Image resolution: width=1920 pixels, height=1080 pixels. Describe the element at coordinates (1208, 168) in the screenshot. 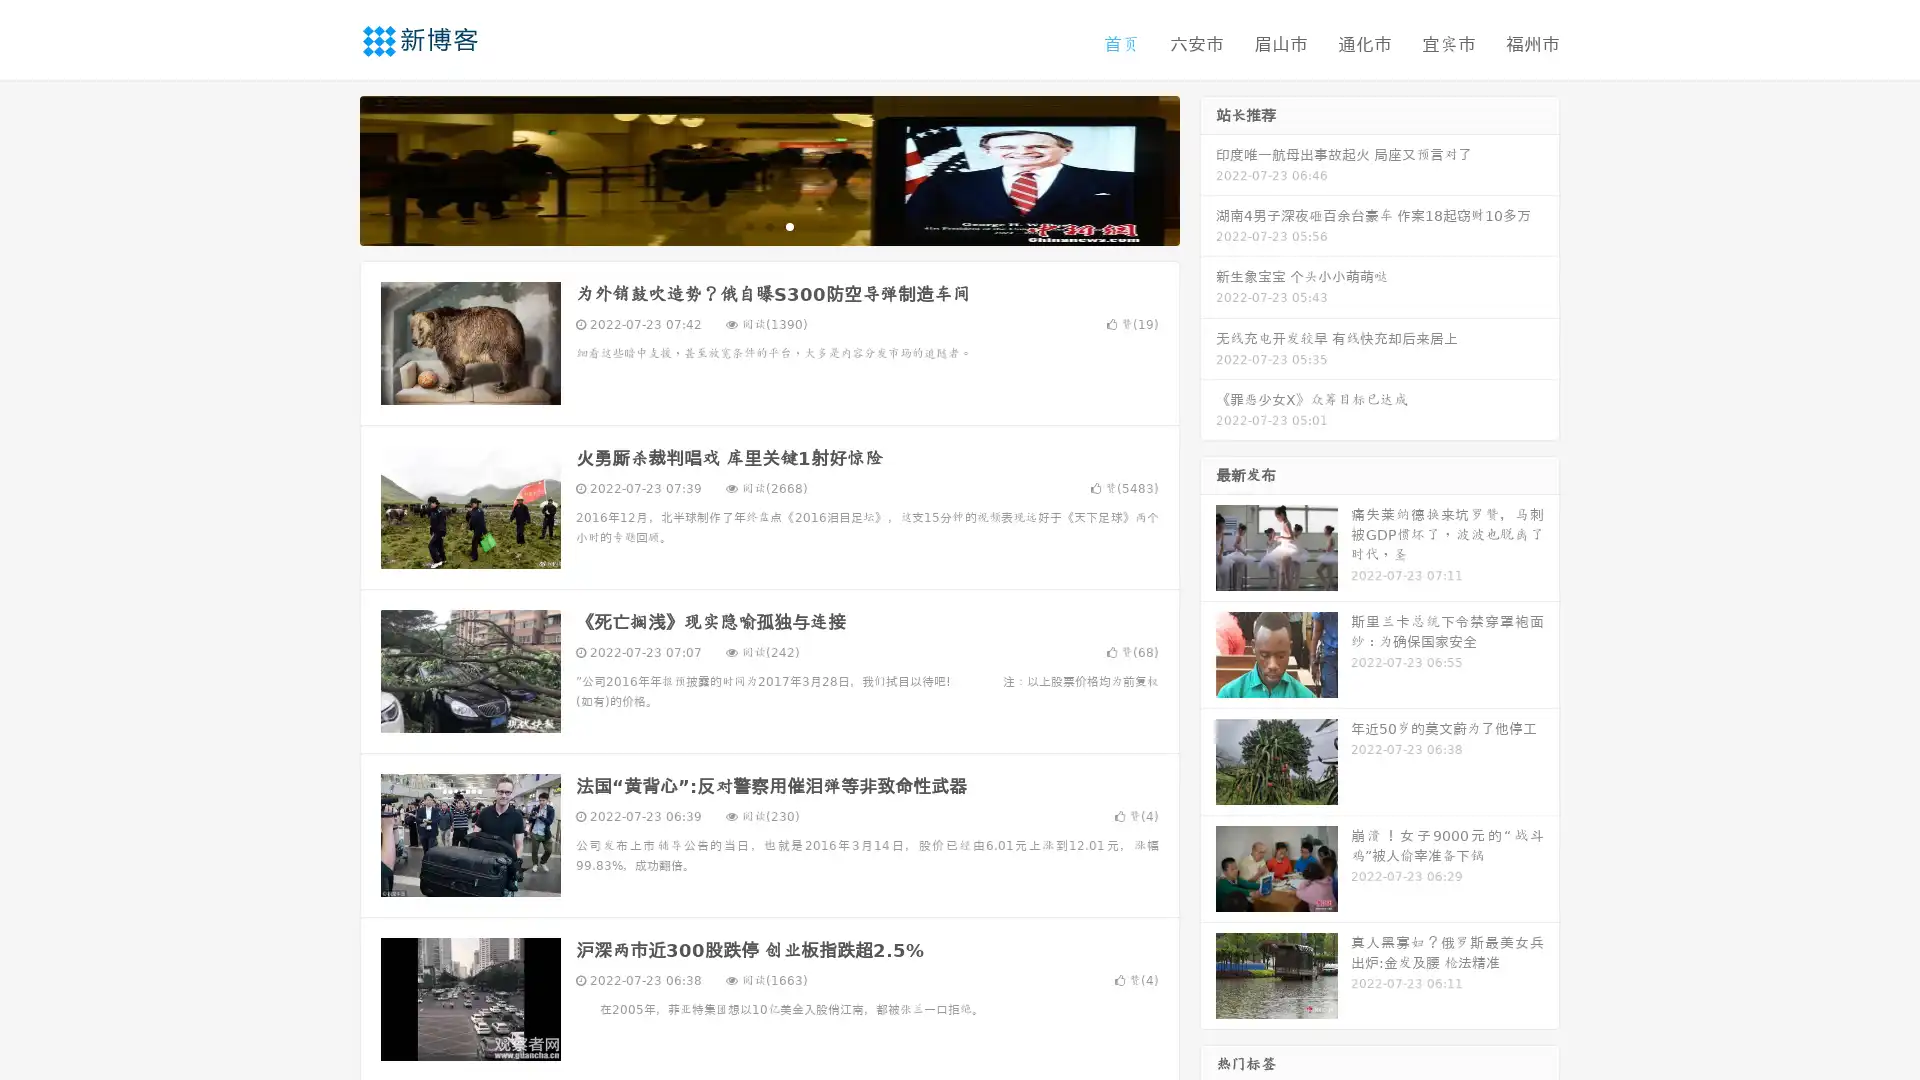

I see `Next slide` at that location.